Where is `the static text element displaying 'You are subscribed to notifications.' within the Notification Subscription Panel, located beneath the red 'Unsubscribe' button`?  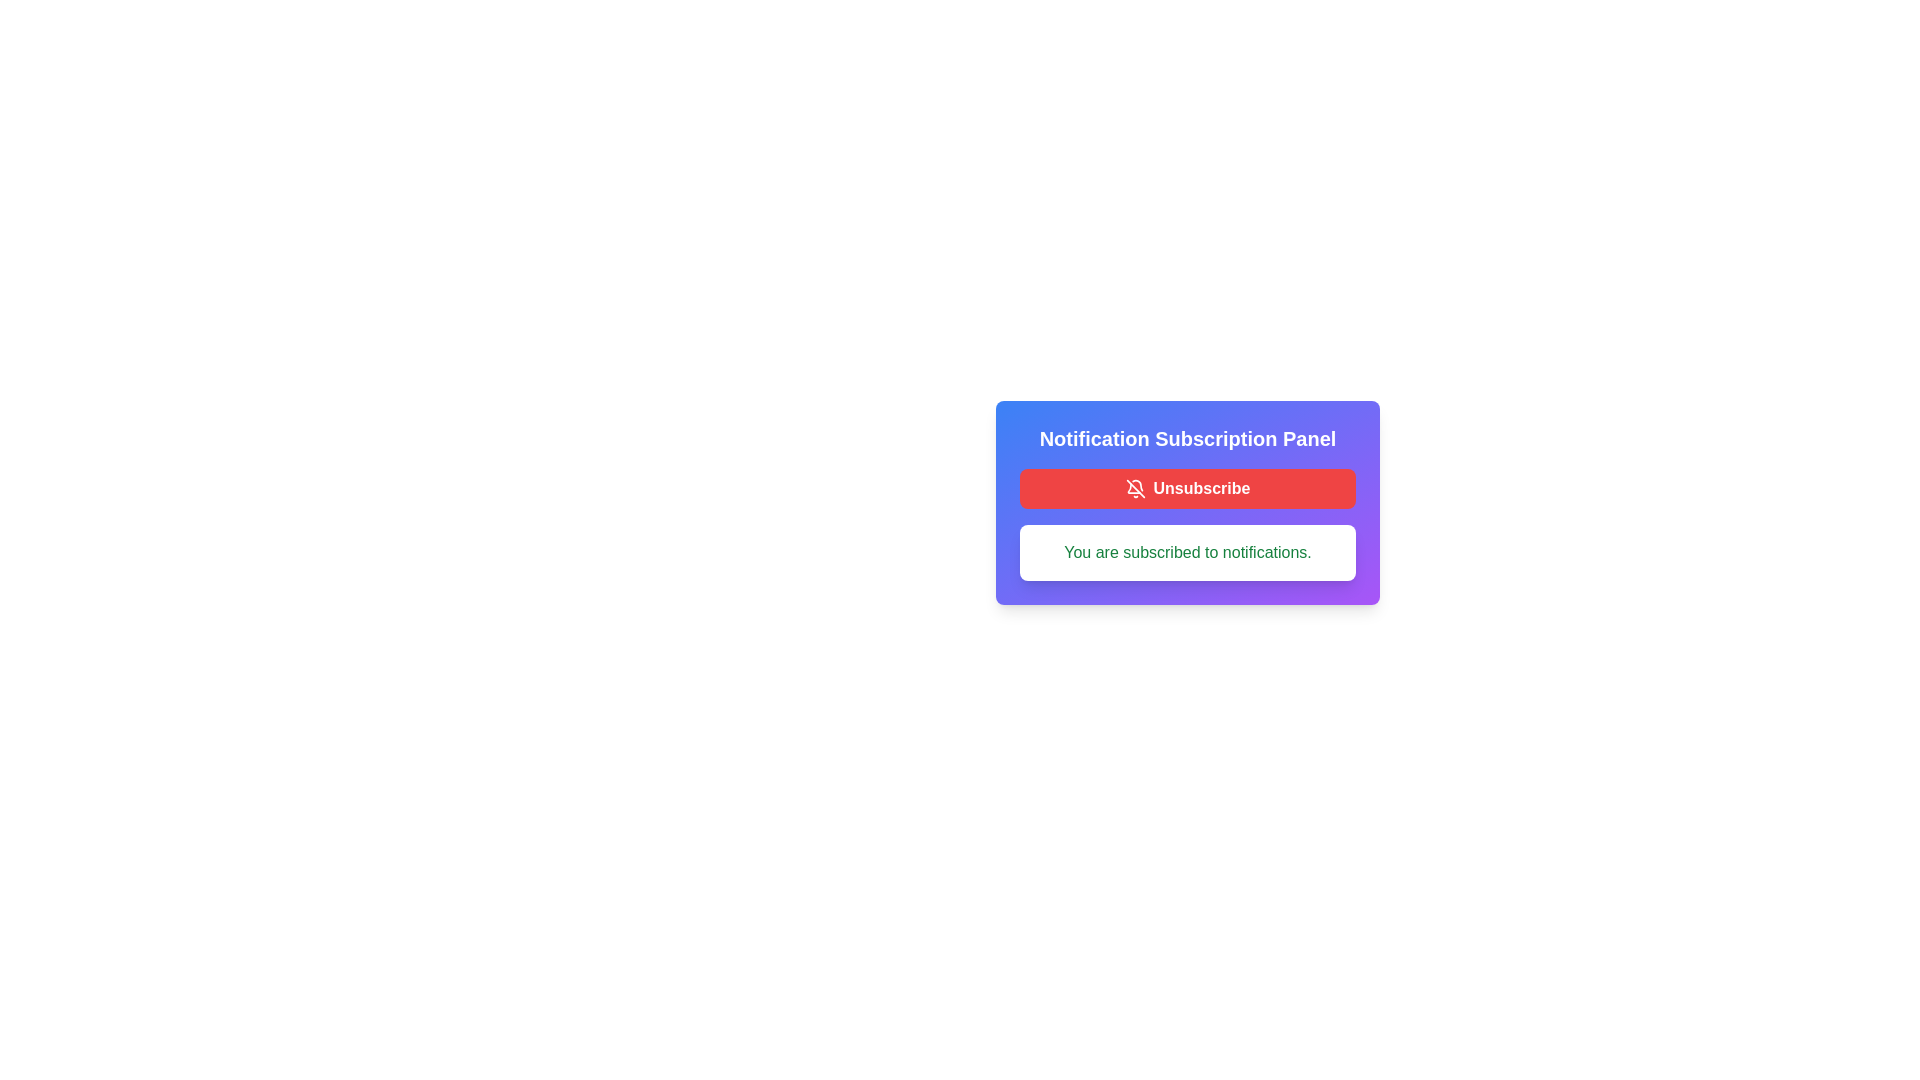
the static text element displaying 'You are subscribed to notifications.' within the Notification Subscription Panel, located beneath the red 'Unsubscribe' button is located at coordinates (1188, 552).